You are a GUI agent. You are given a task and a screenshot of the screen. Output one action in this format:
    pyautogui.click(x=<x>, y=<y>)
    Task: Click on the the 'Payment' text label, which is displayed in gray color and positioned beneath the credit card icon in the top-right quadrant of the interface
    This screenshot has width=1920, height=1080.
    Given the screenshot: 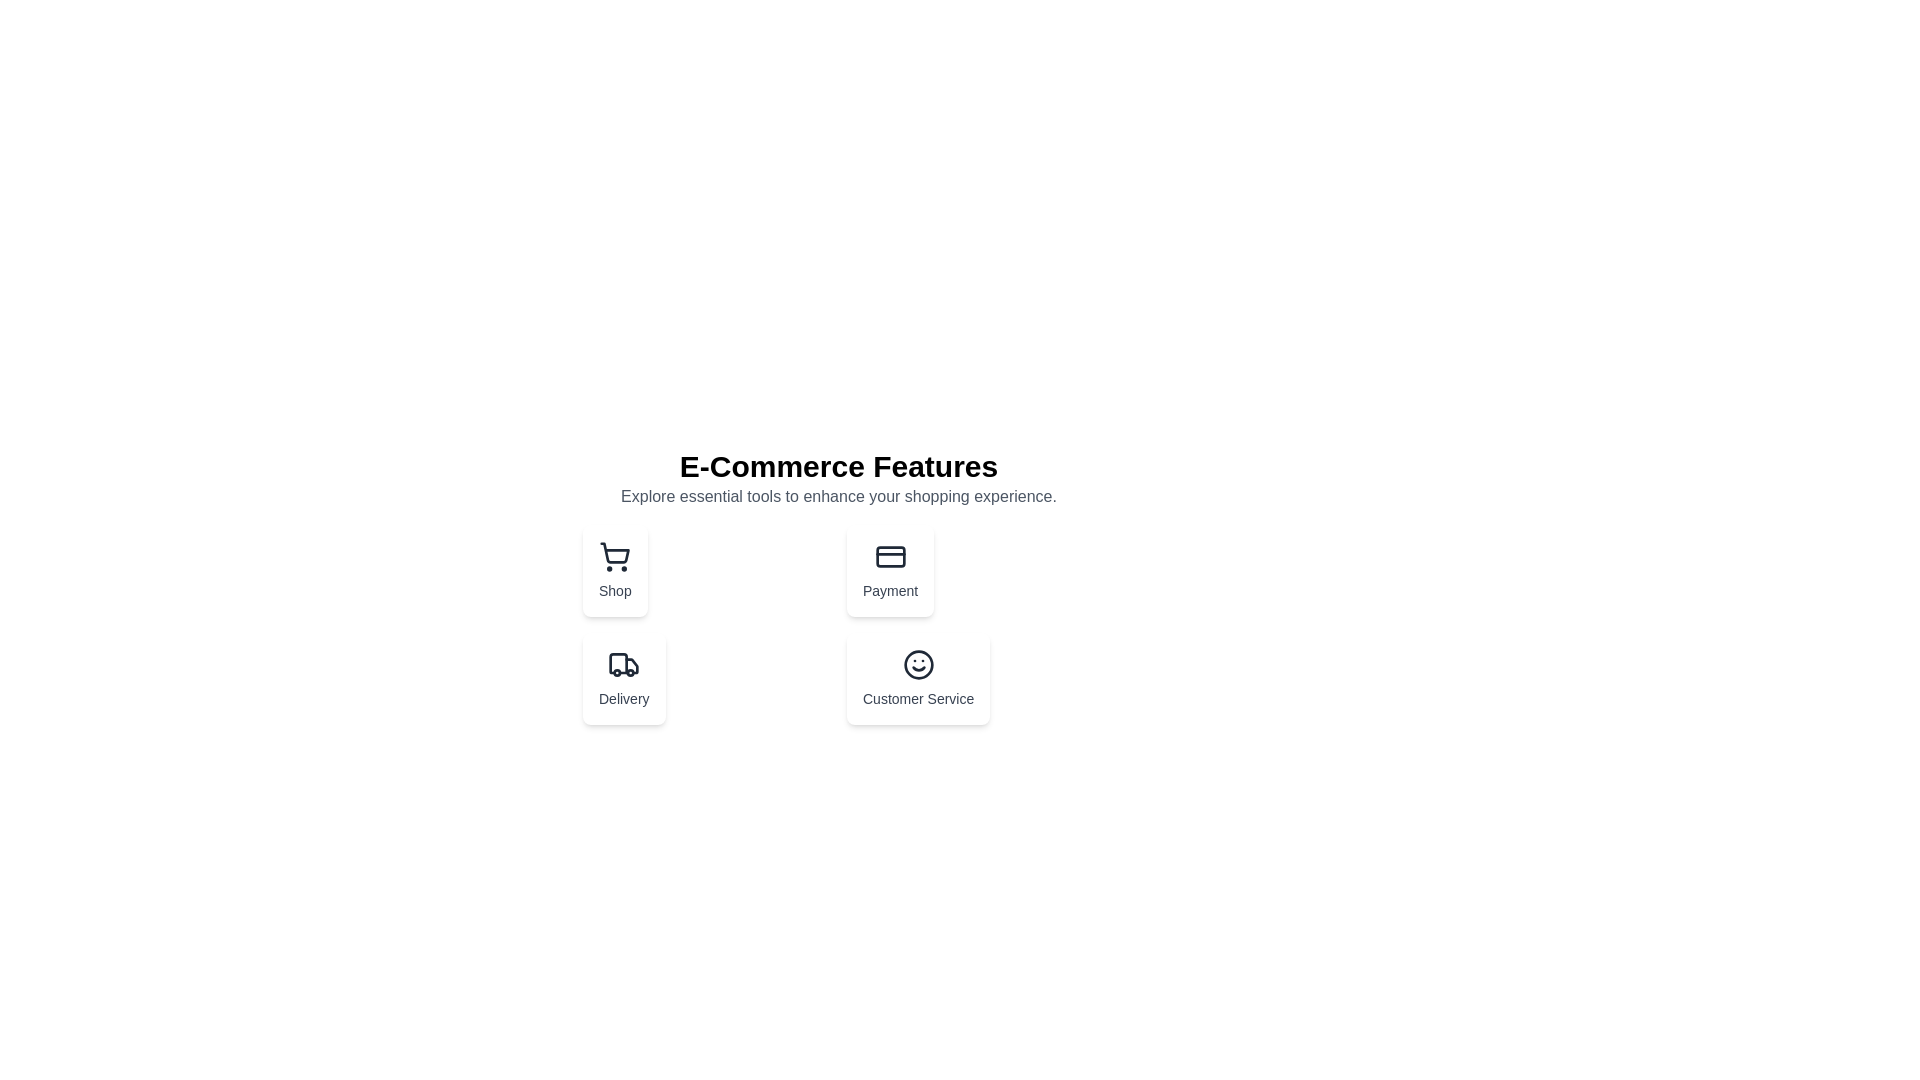 What is the action you would take?
    pyautogui.click(x=889, y=589)
    